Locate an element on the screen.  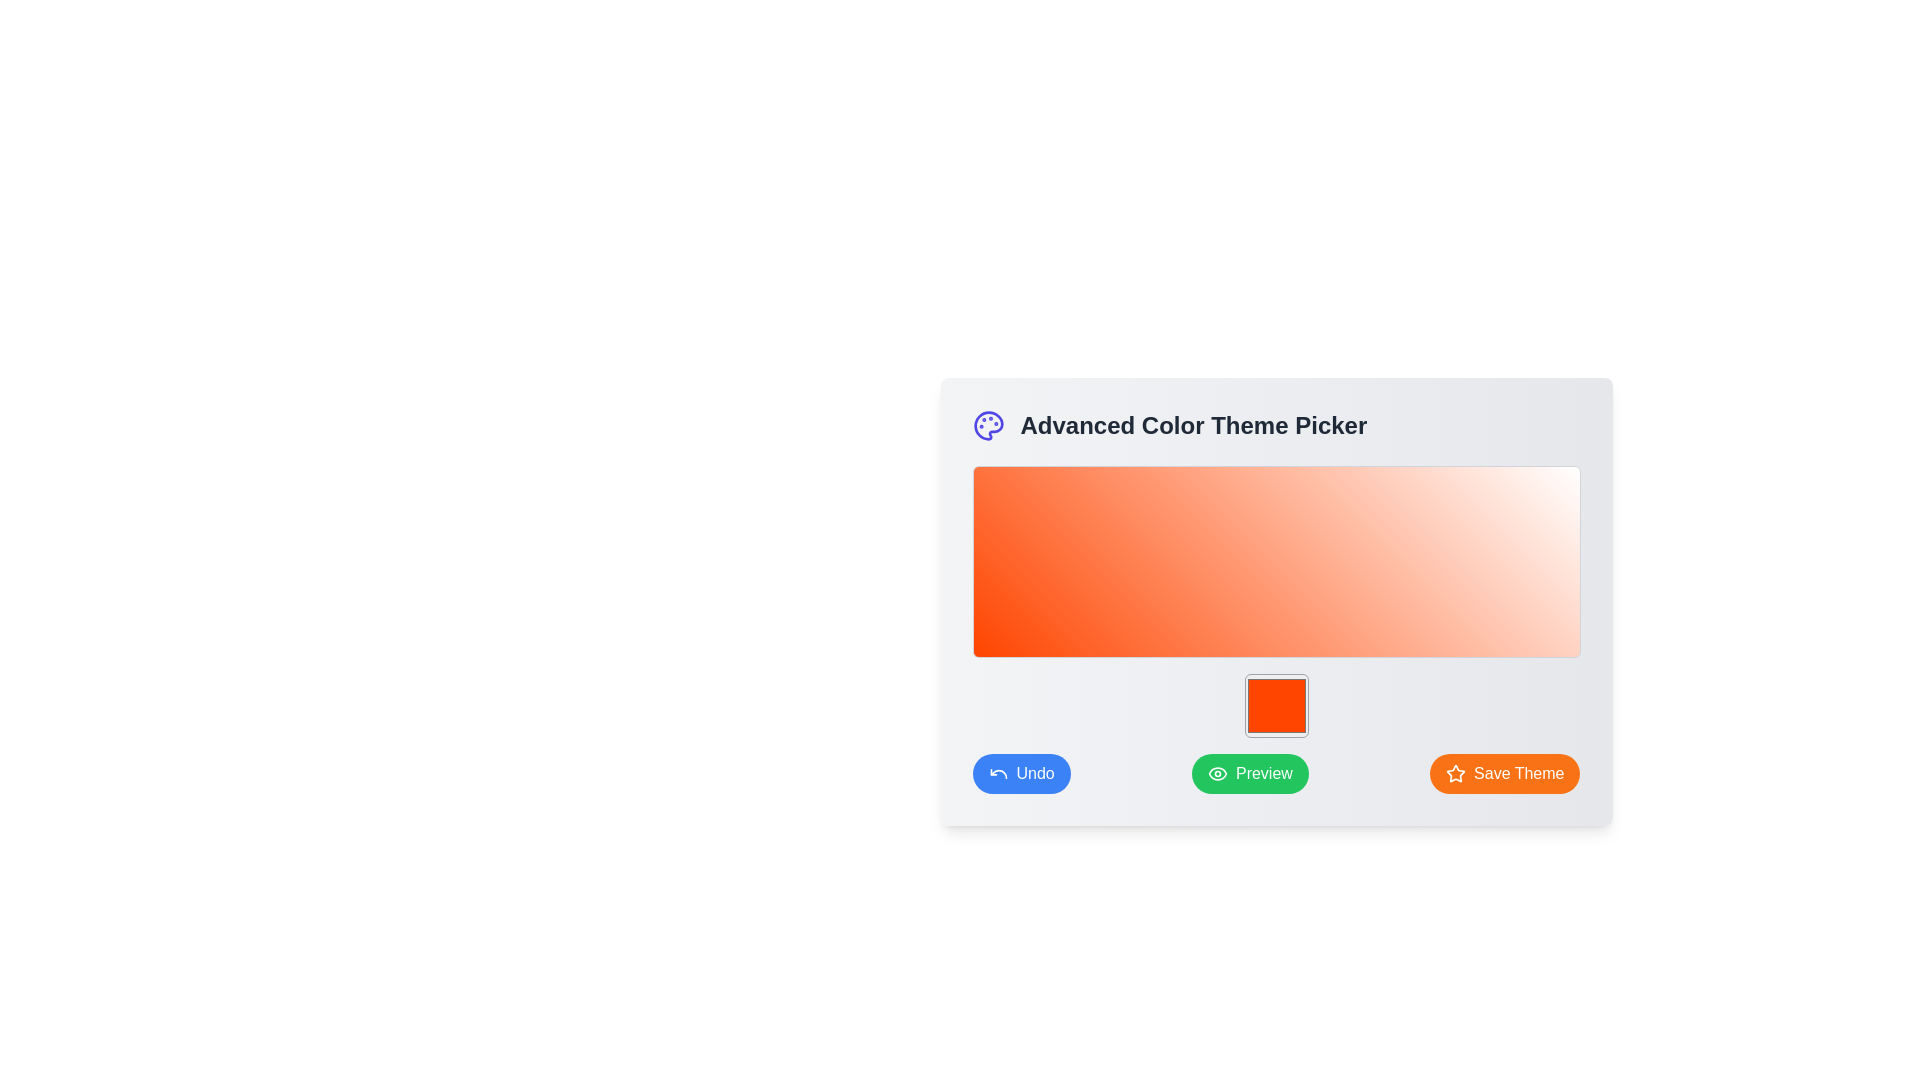
the bright orange 'Save Theme' button with a star icon is located at coordinates (1505, 773).